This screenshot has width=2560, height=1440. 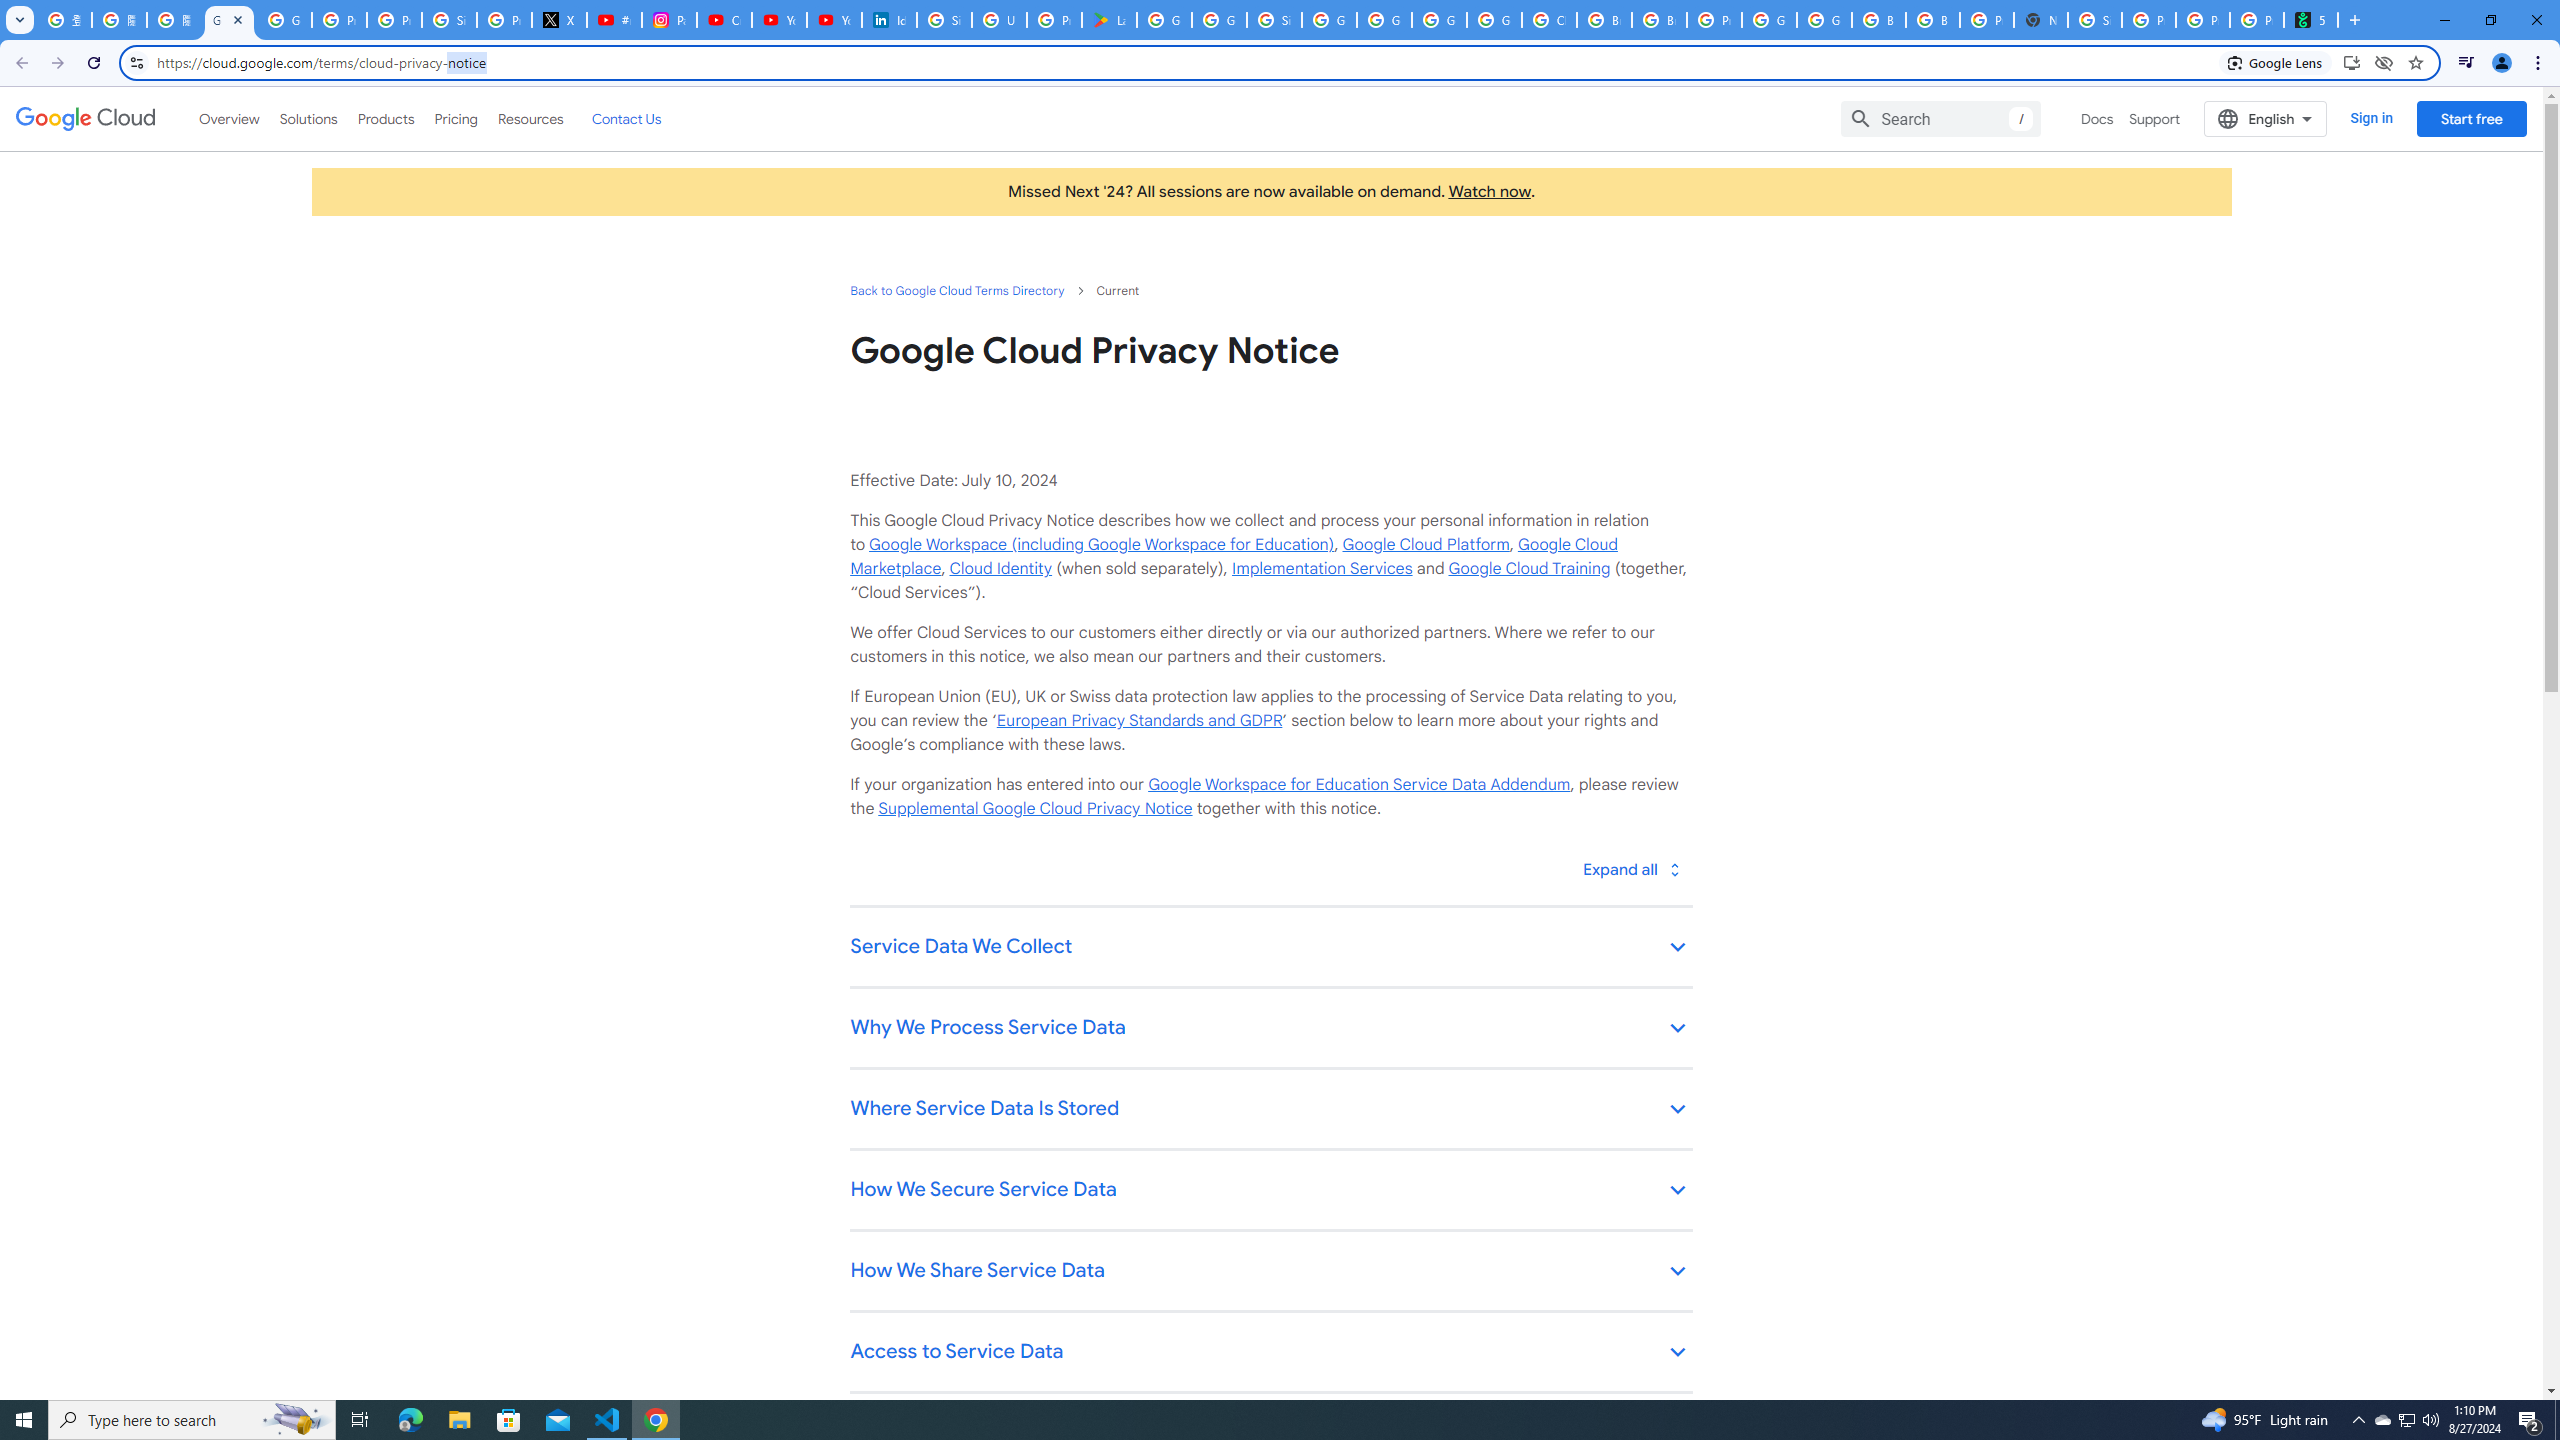 I want to click on 'Products', so click(x=384, y=118).